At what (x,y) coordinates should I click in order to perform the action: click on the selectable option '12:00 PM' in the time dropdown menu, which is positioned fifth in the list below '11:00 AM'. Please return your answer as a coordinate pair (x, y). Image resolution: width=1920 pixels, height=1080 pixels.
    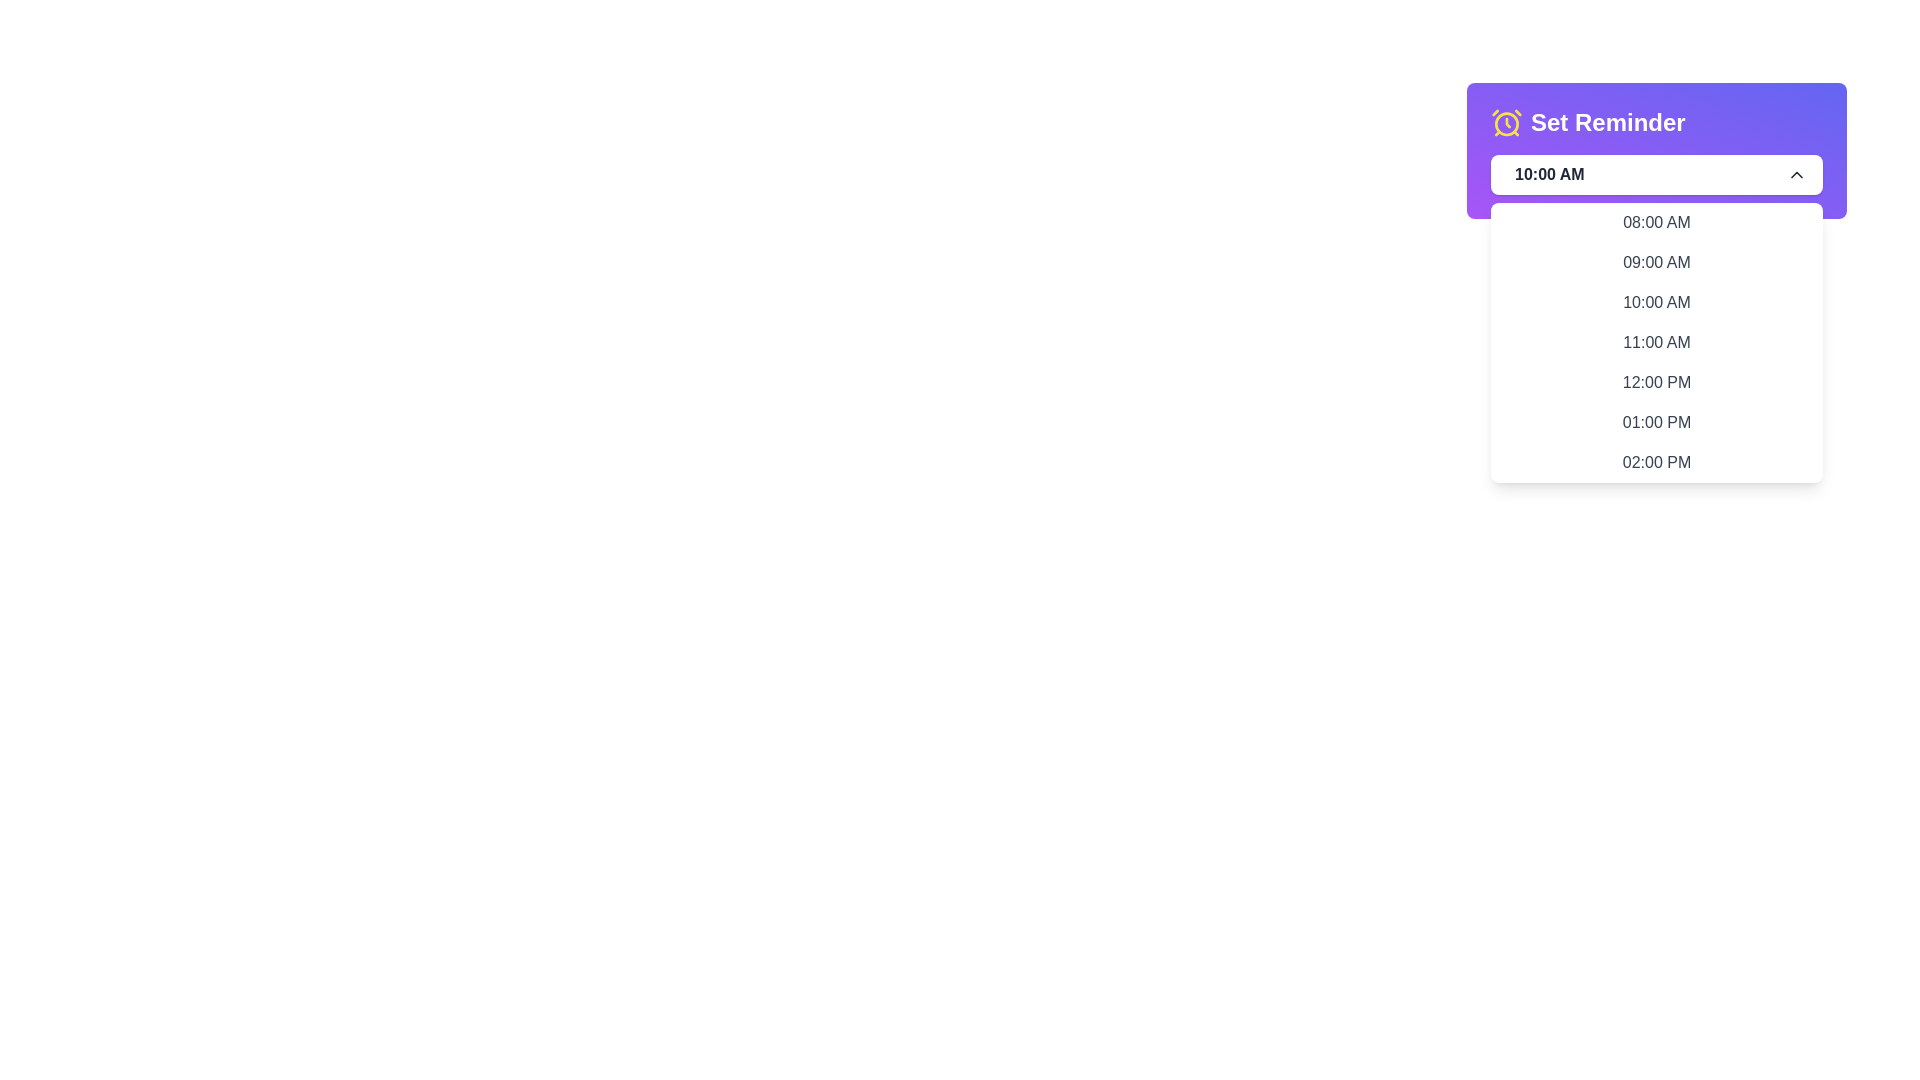
    Looking at the image, I should click on (1656, 382).